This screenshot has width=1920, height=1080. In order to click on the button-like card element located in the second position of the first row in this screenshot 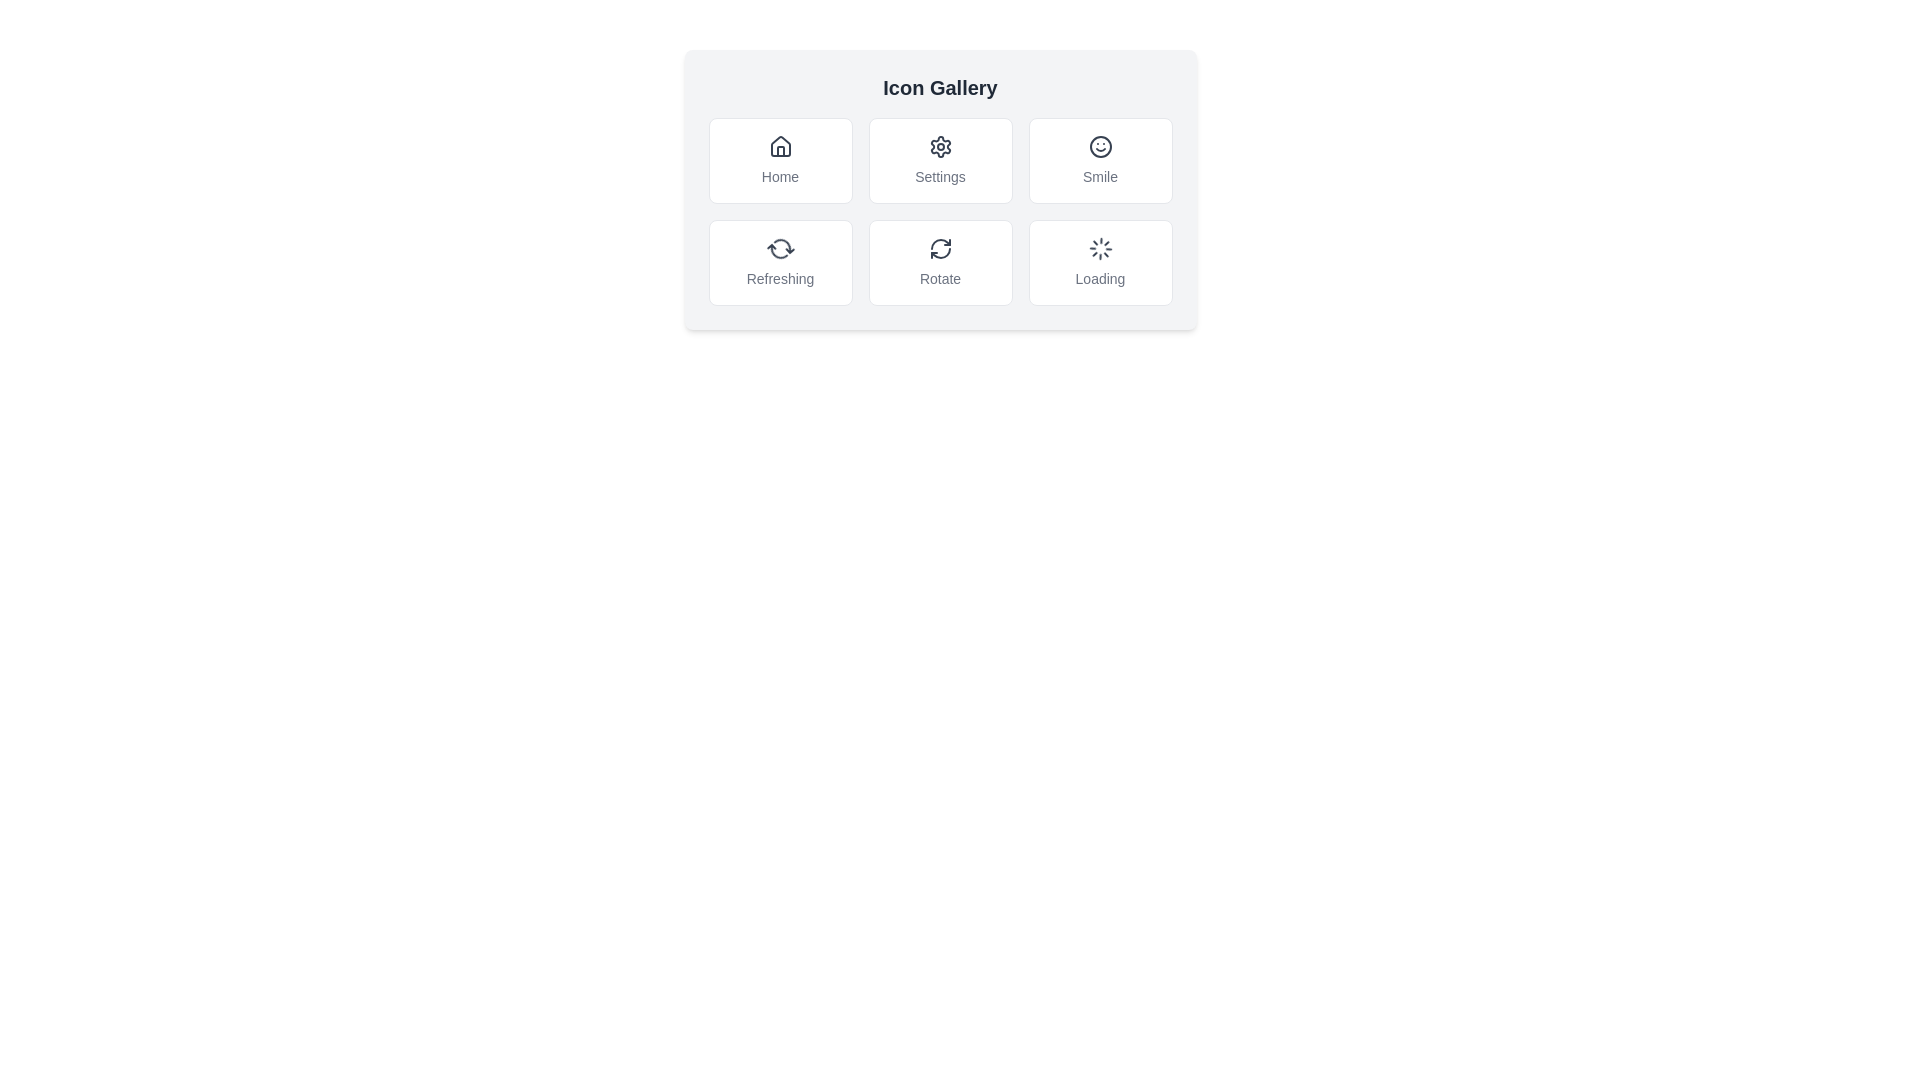, I will do `click(939, 160)`.